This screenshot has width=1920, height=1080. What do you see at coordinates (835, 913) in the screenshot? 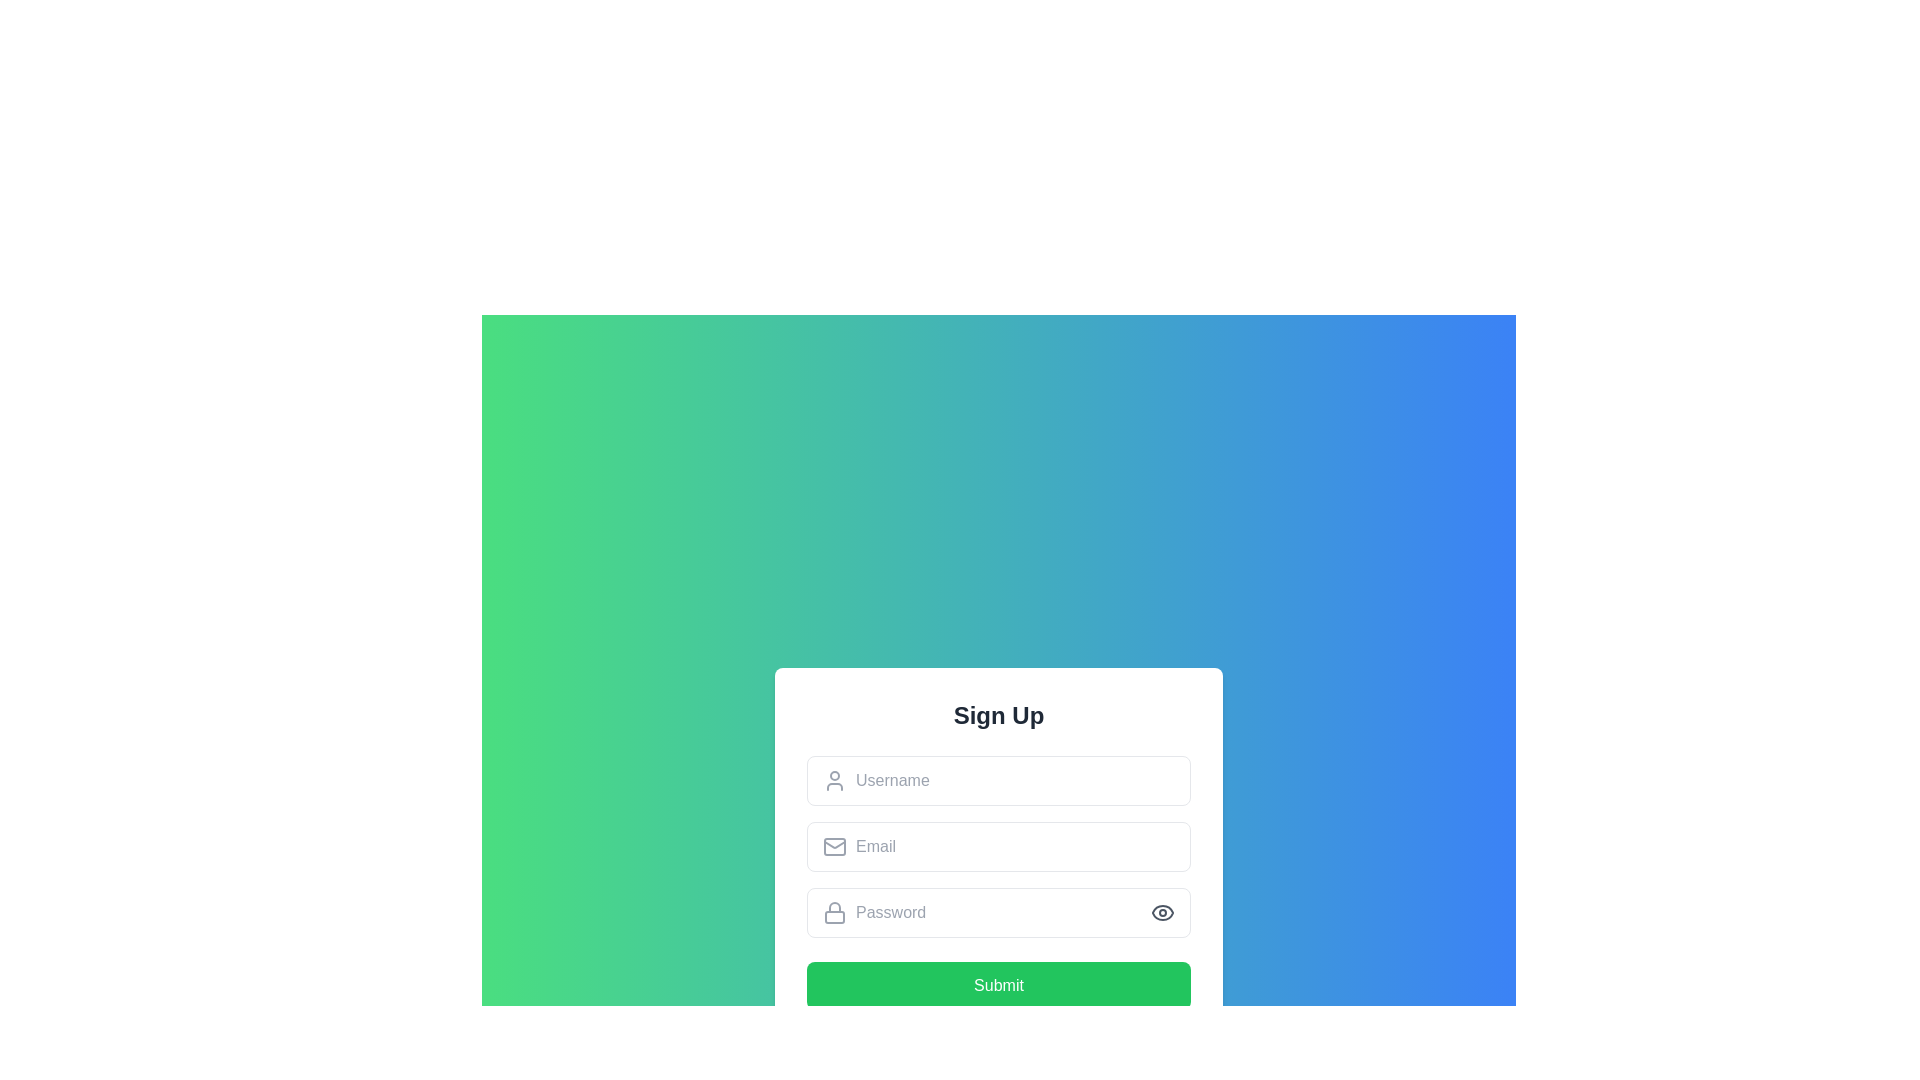
I see `the decorative lock icon located inside the password input field, positioned to the left of the input box` at bounding box center [835, 913].